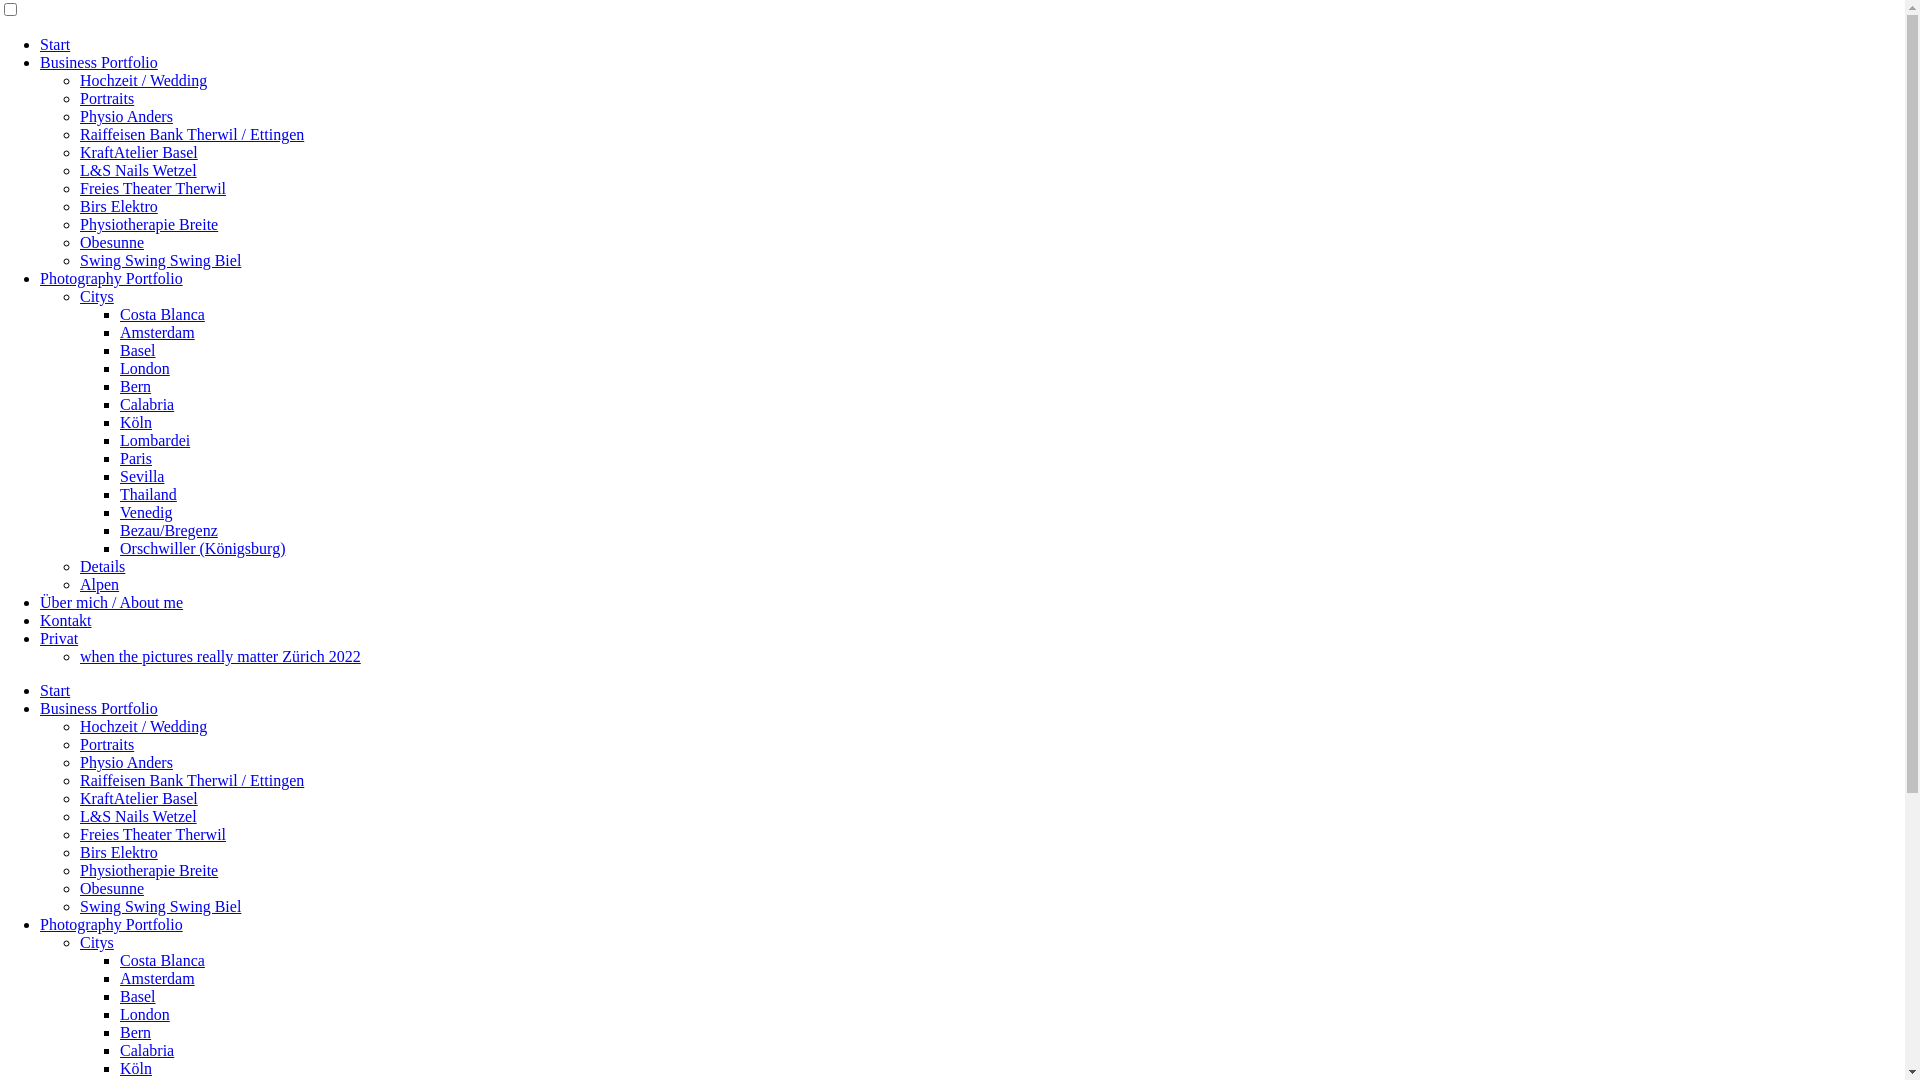 This screenshot has height=1080, width=1920. What do you see at coordinates (66, 619) in the screenshot?
I see `'Kontakt'` at bounding box center [66, 619].